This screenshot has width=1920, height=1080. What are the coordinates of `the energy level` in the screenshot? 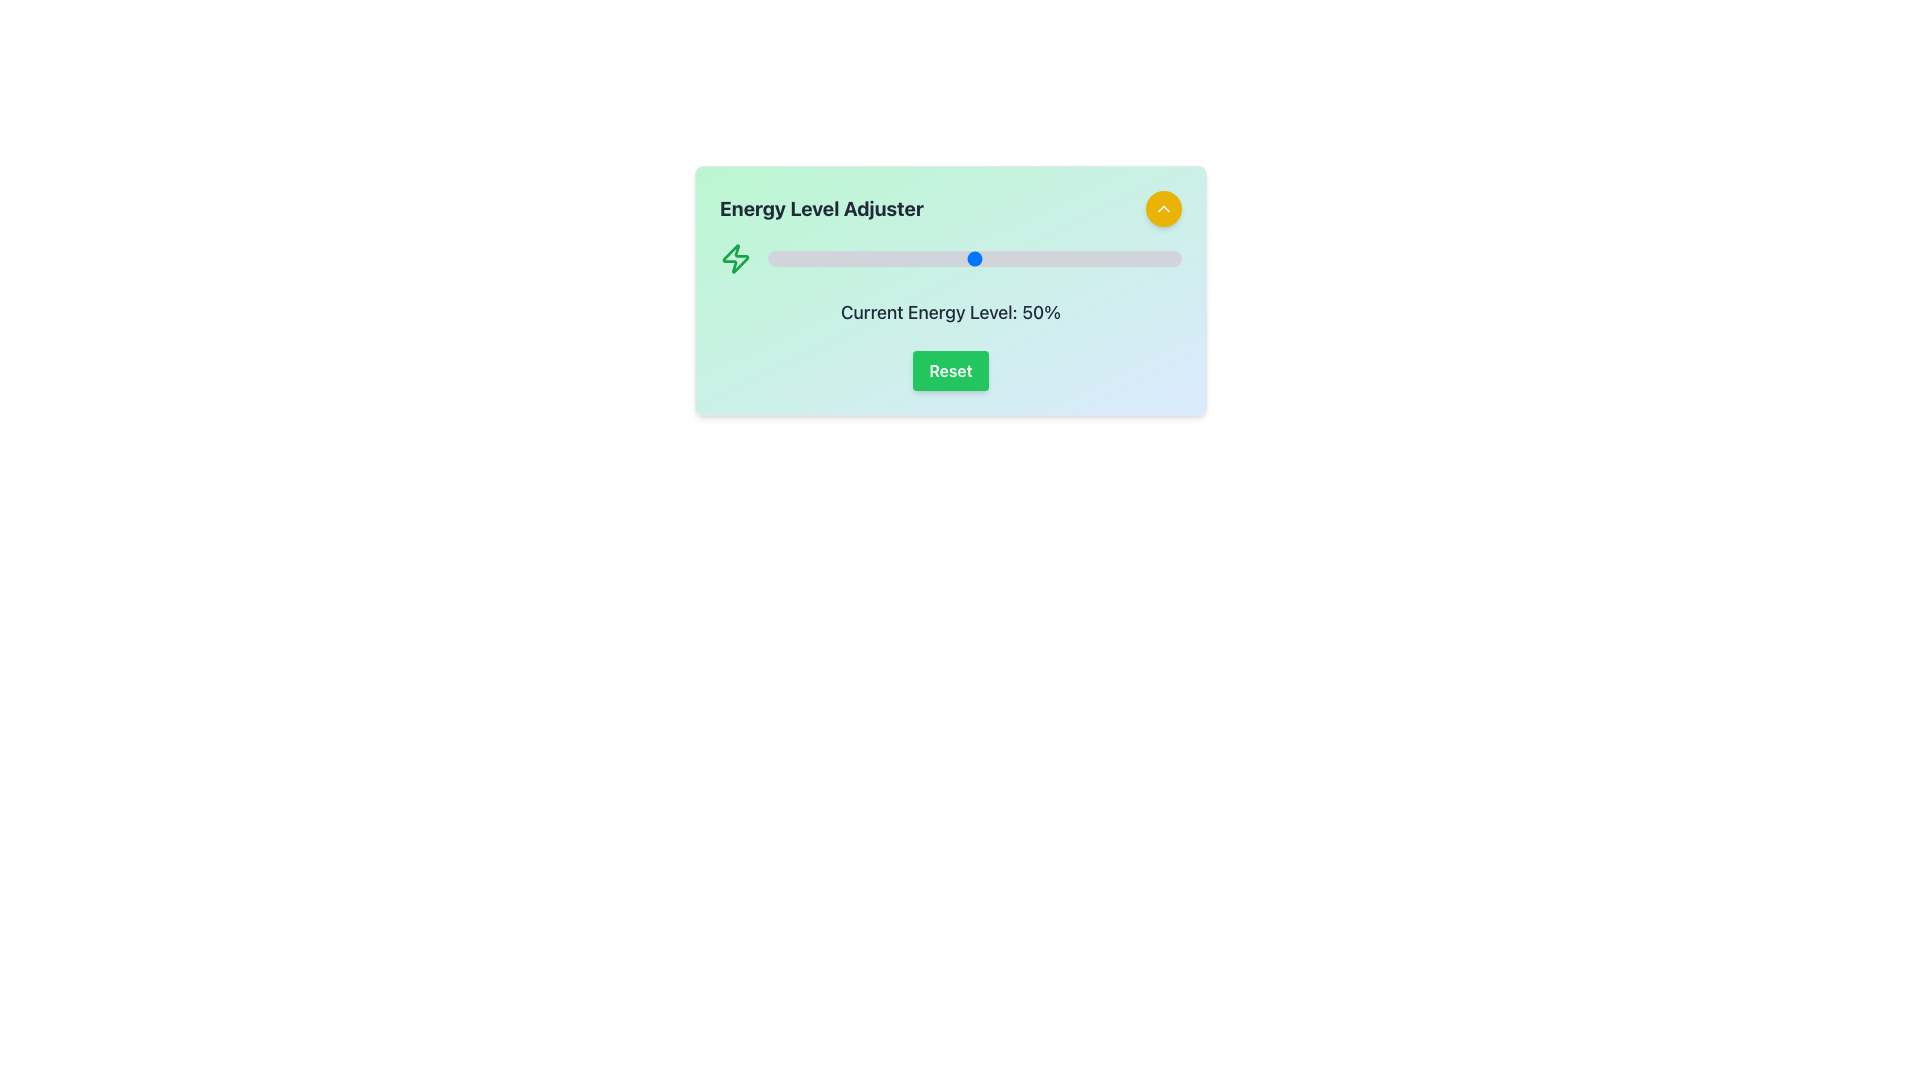 It's located at (809, 257).